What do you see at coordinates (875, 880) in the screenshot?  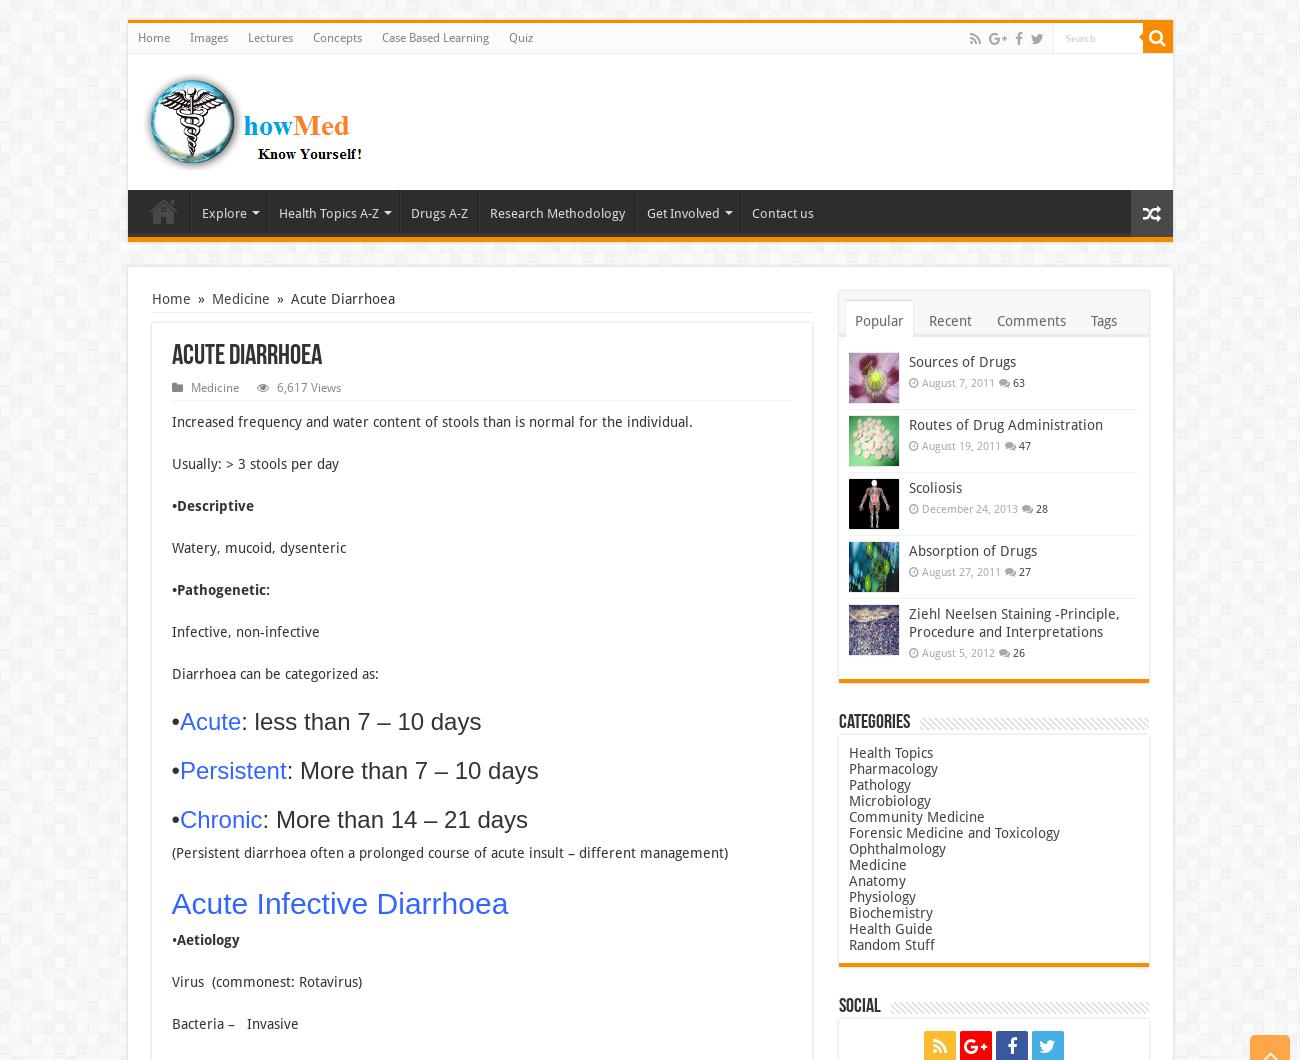 I see `'Anatomy'` at bounding box center [875, 880].